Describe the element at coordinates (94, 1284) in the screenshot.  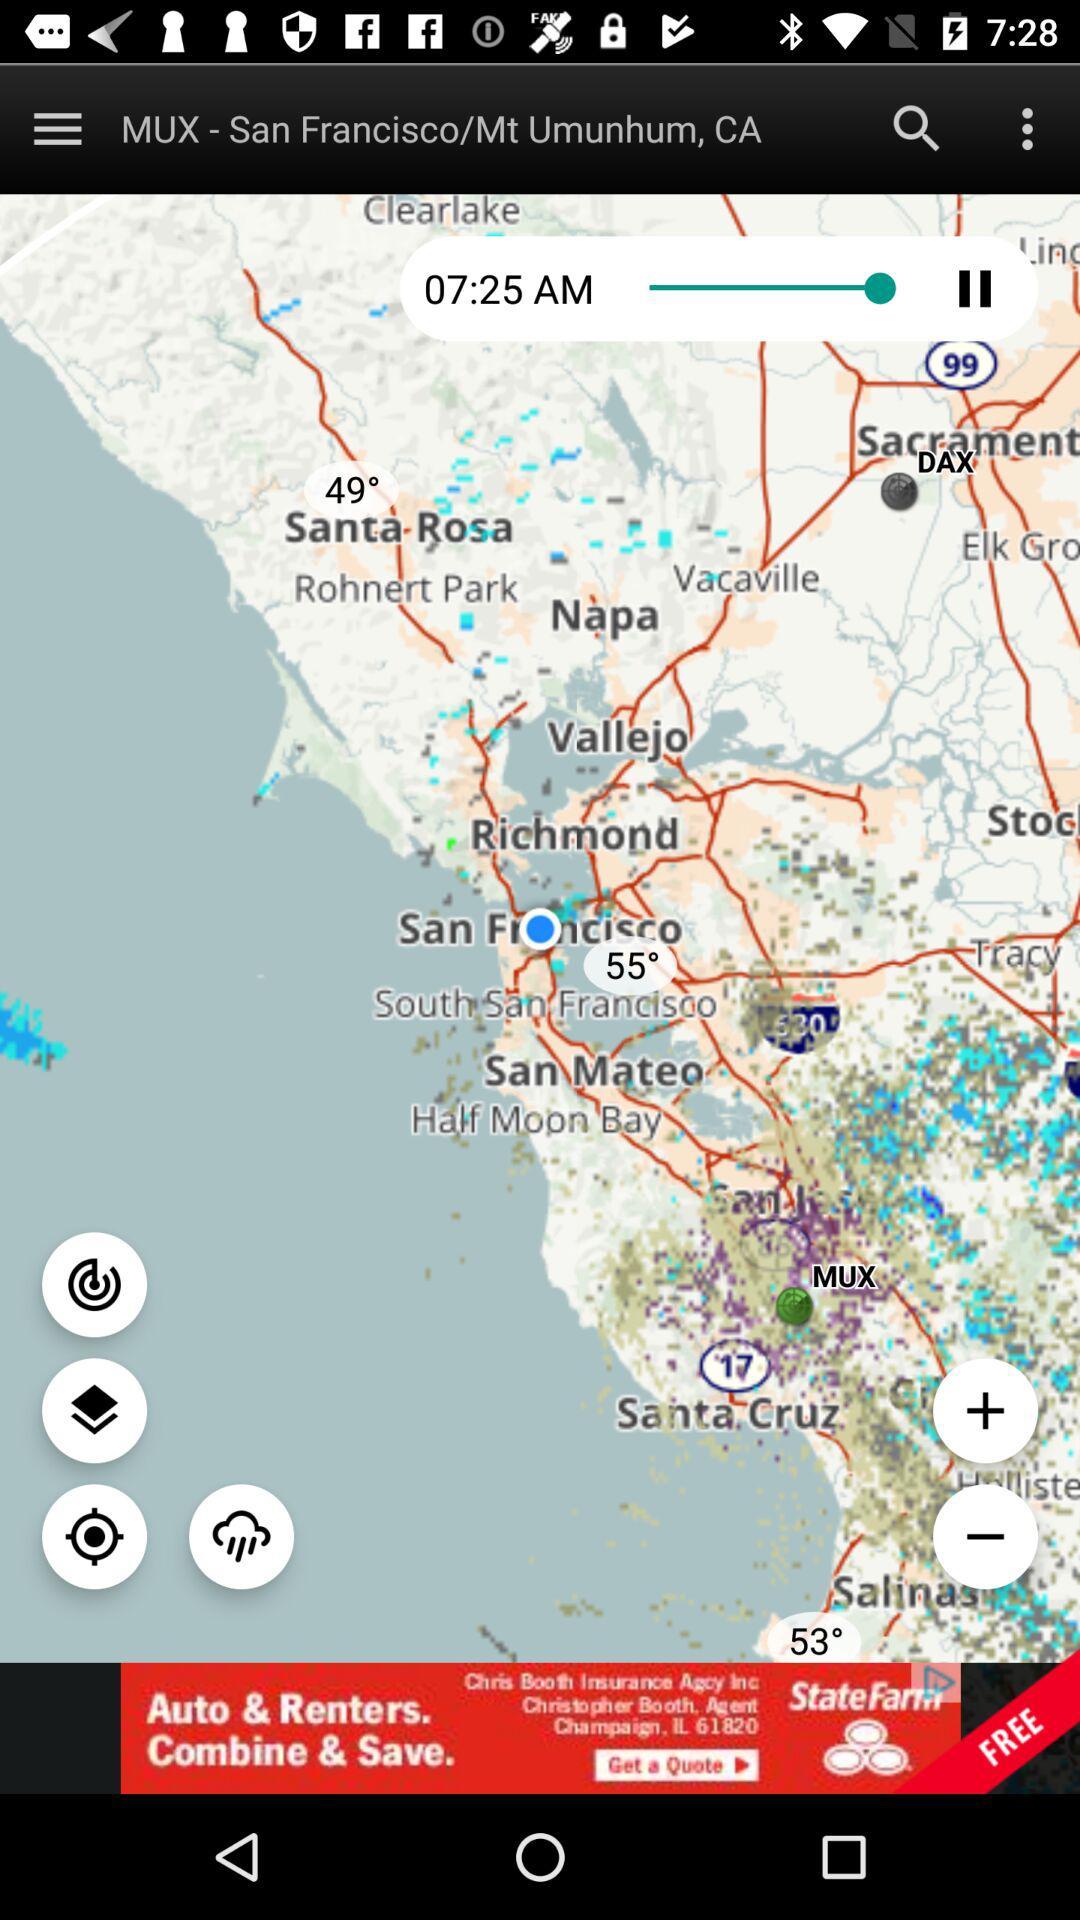
I see `the power icon` at that location.